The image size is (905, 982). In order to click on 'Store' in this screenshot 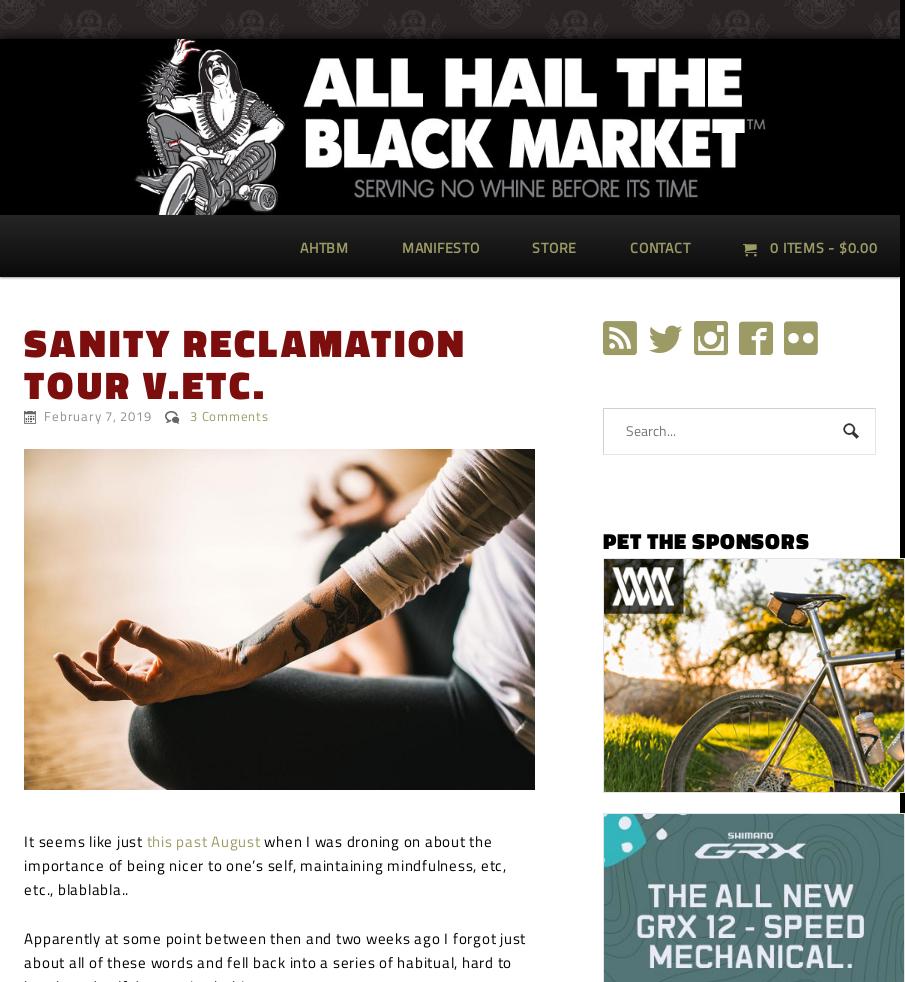, I will do `click(554, 246)`.